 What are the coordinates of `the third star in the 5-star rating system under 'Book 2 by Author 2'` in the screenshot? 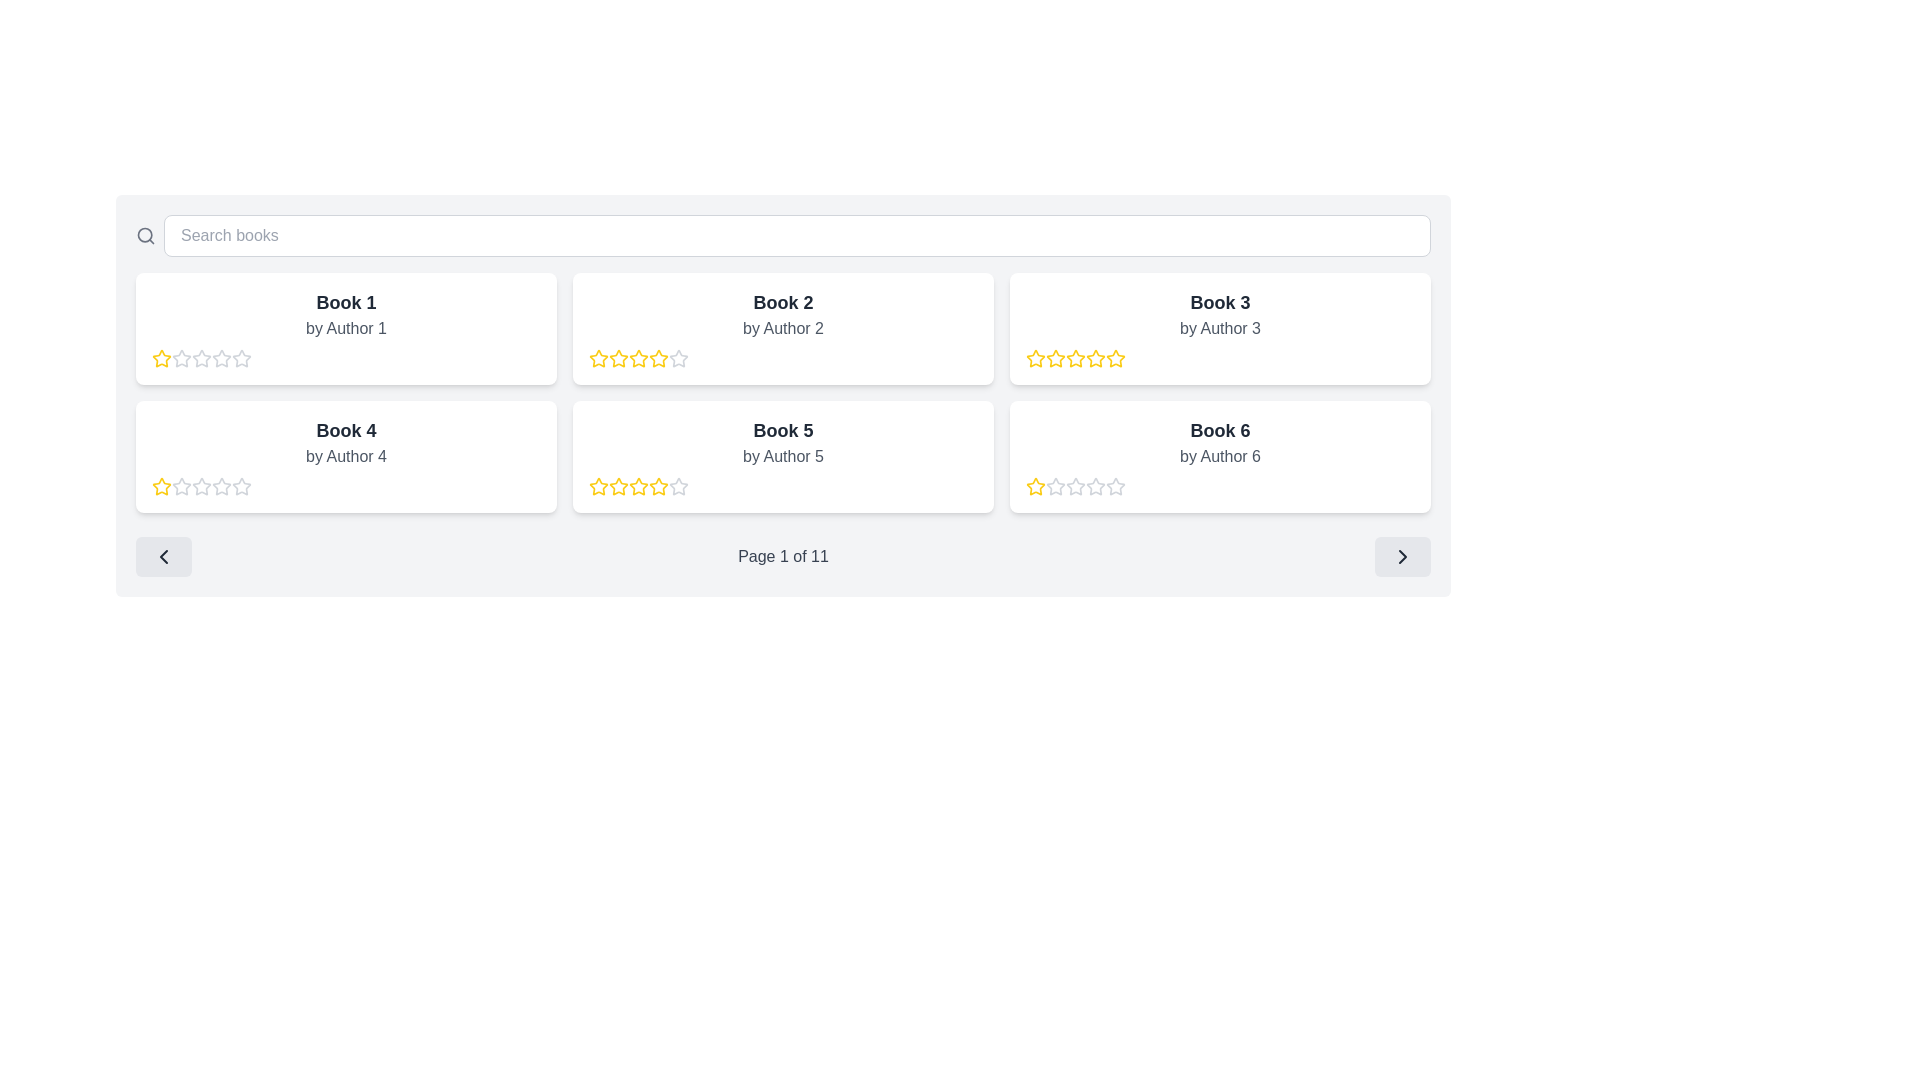 It's located at (618, 357).